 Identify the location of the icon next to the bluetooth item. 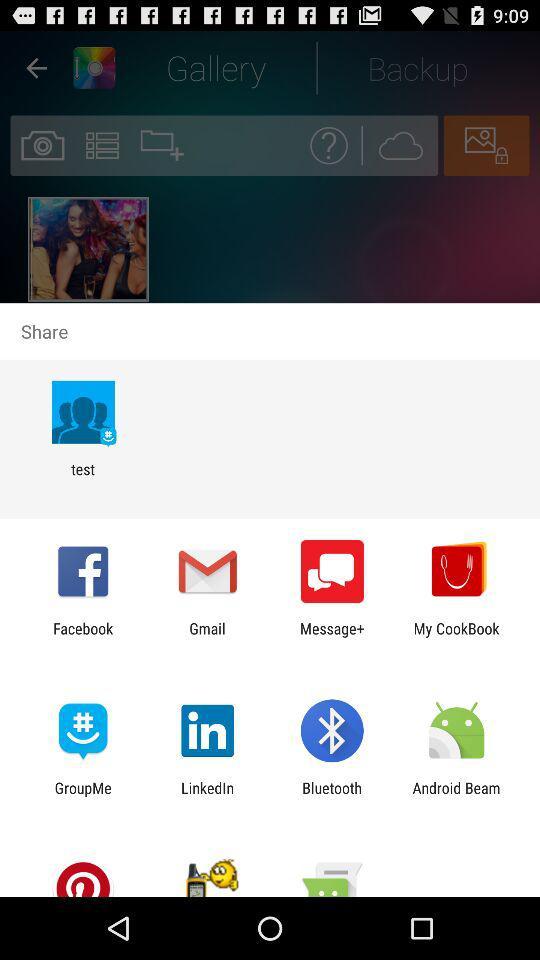
(206, 796).